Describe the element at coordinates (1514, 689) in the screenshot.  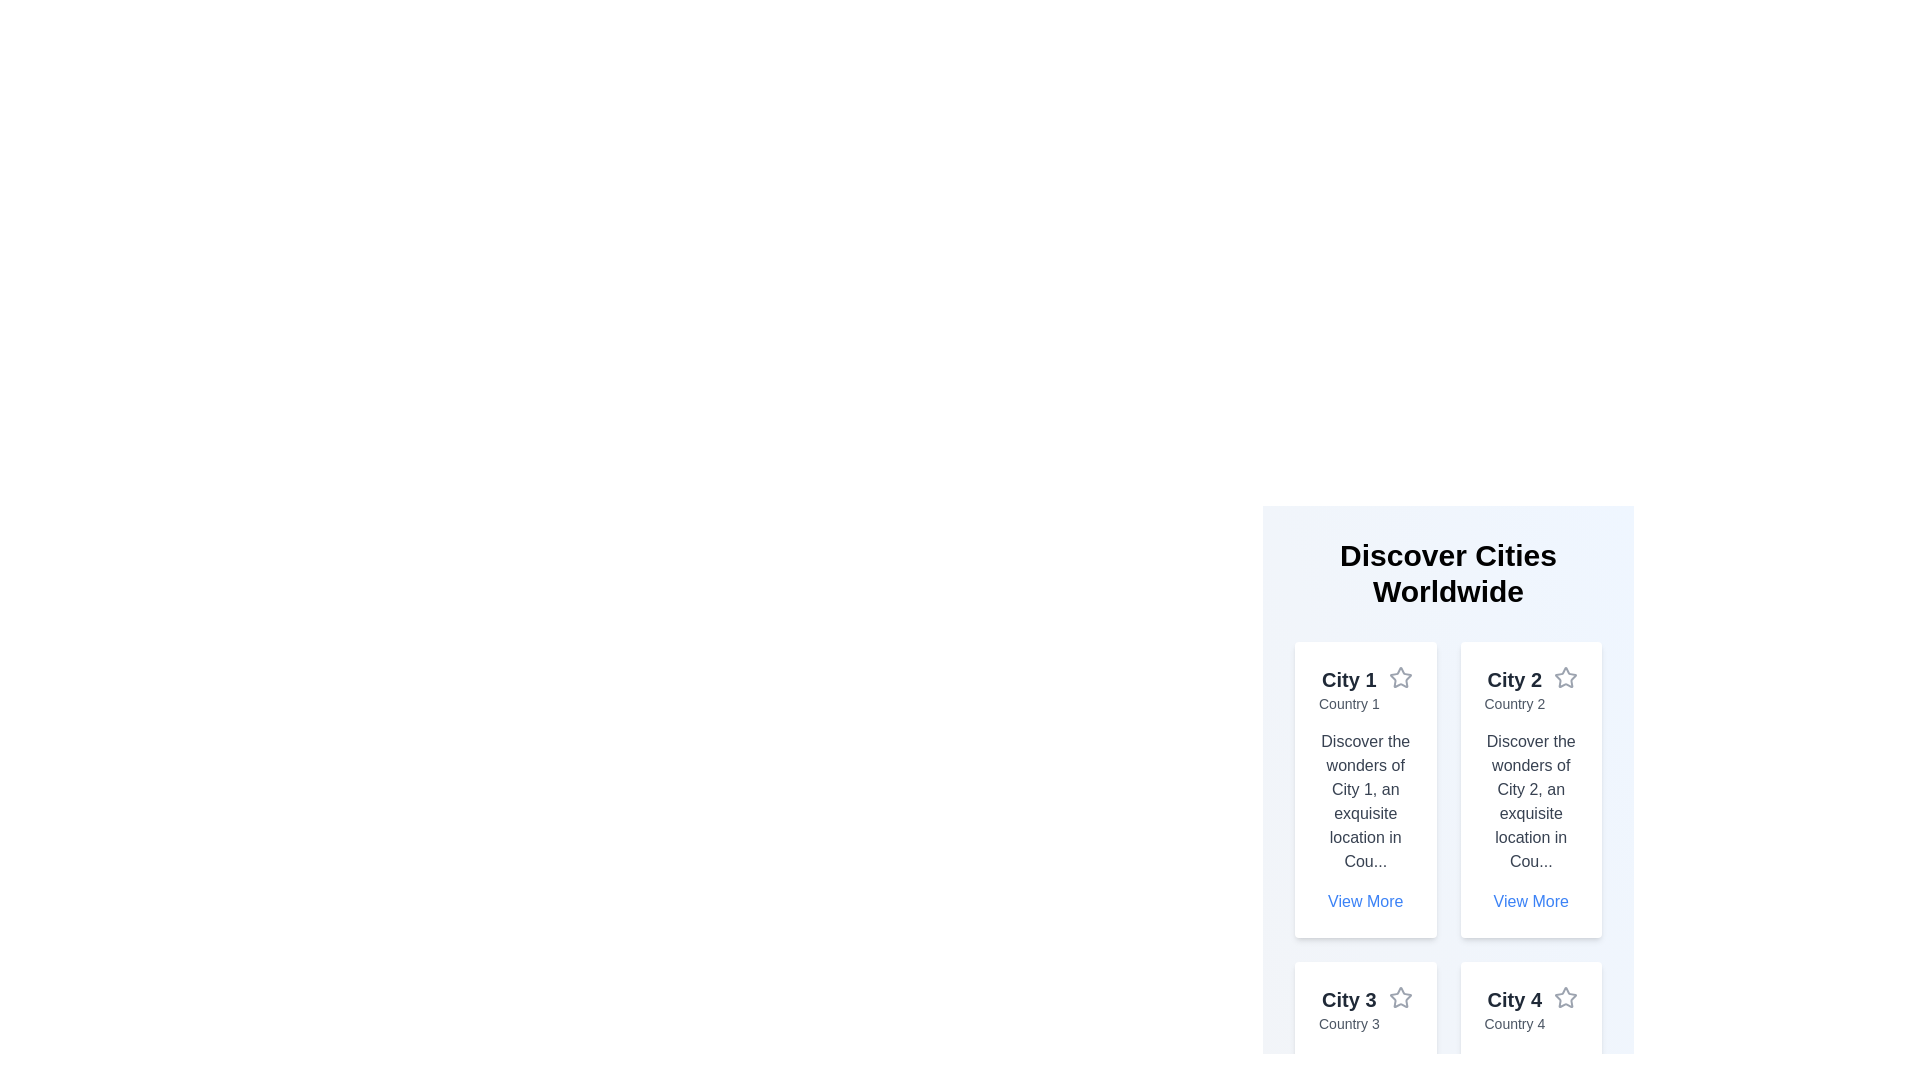
I see `text from the second card in the top row of the grid, which displays the city and country name` at that location.